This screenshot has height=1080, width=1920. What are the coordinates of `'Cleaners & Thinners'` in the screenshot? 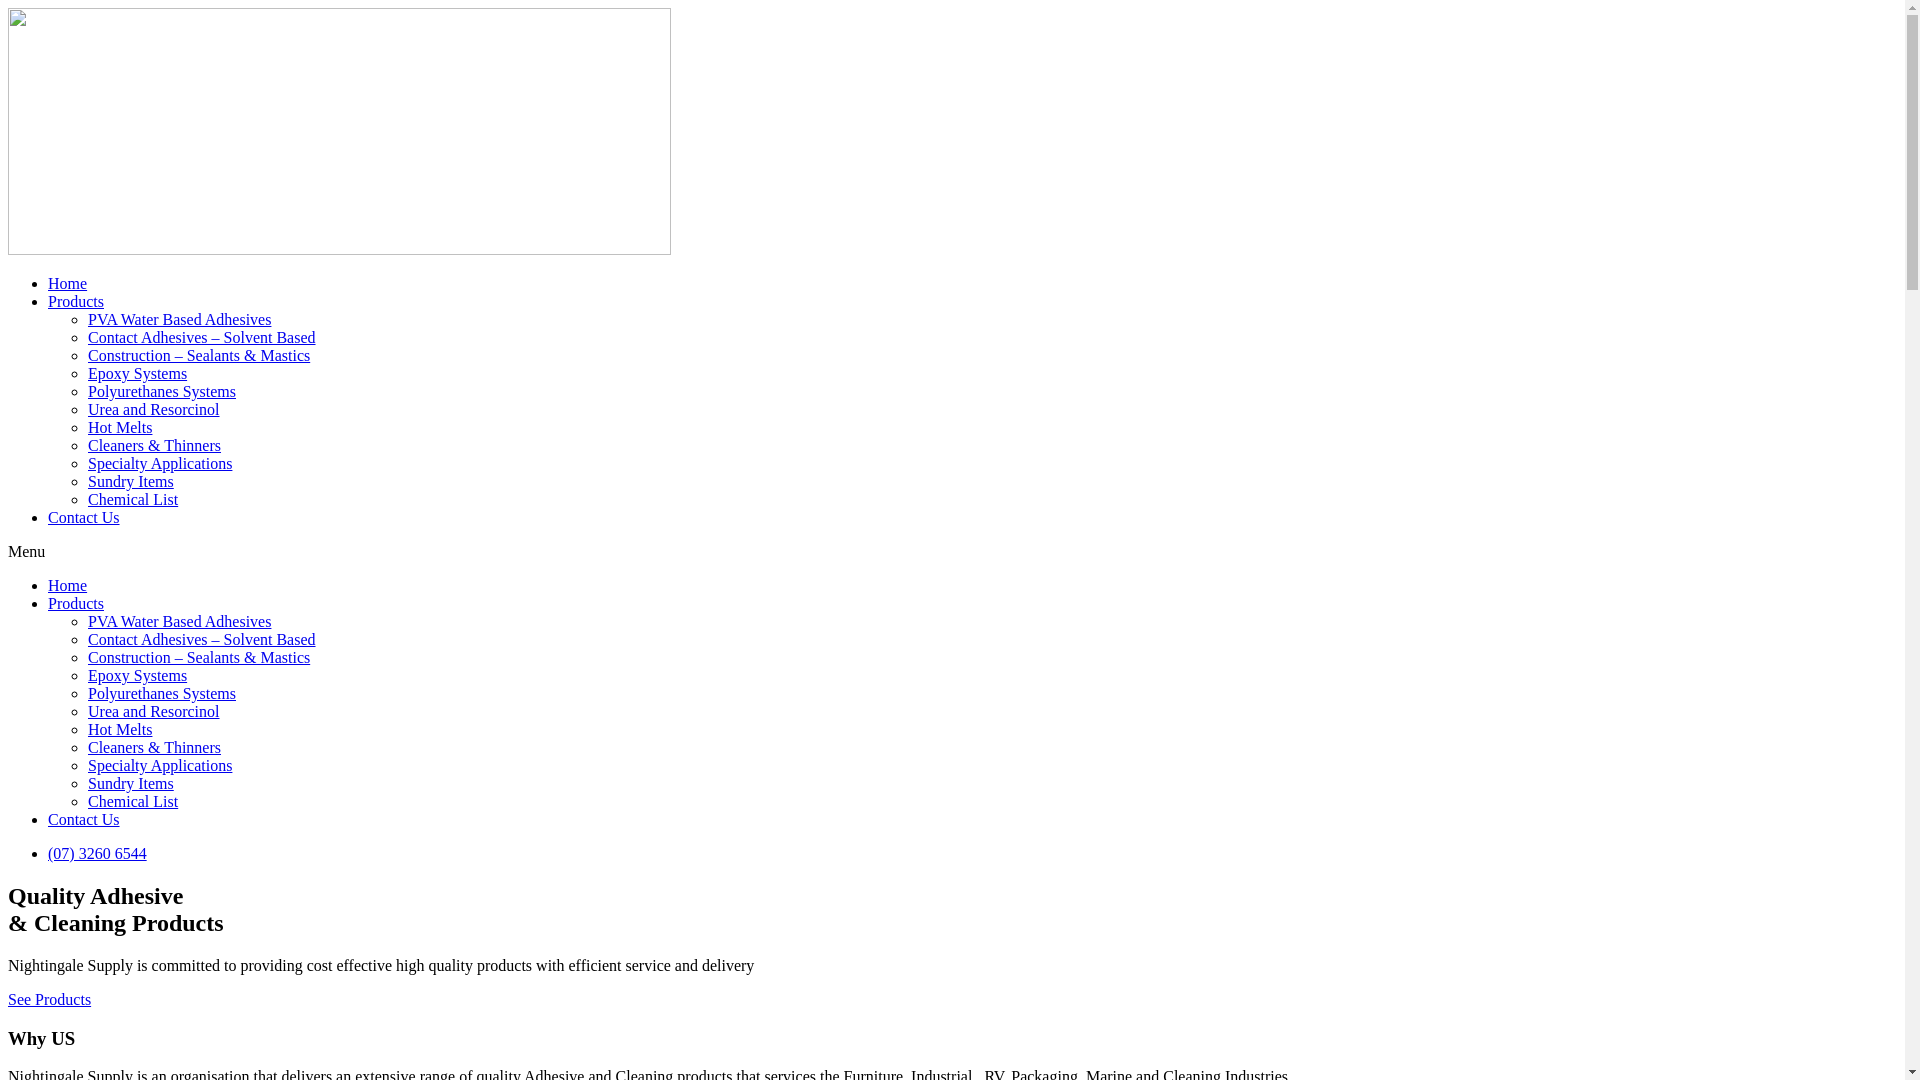 It's located at (153, 444).